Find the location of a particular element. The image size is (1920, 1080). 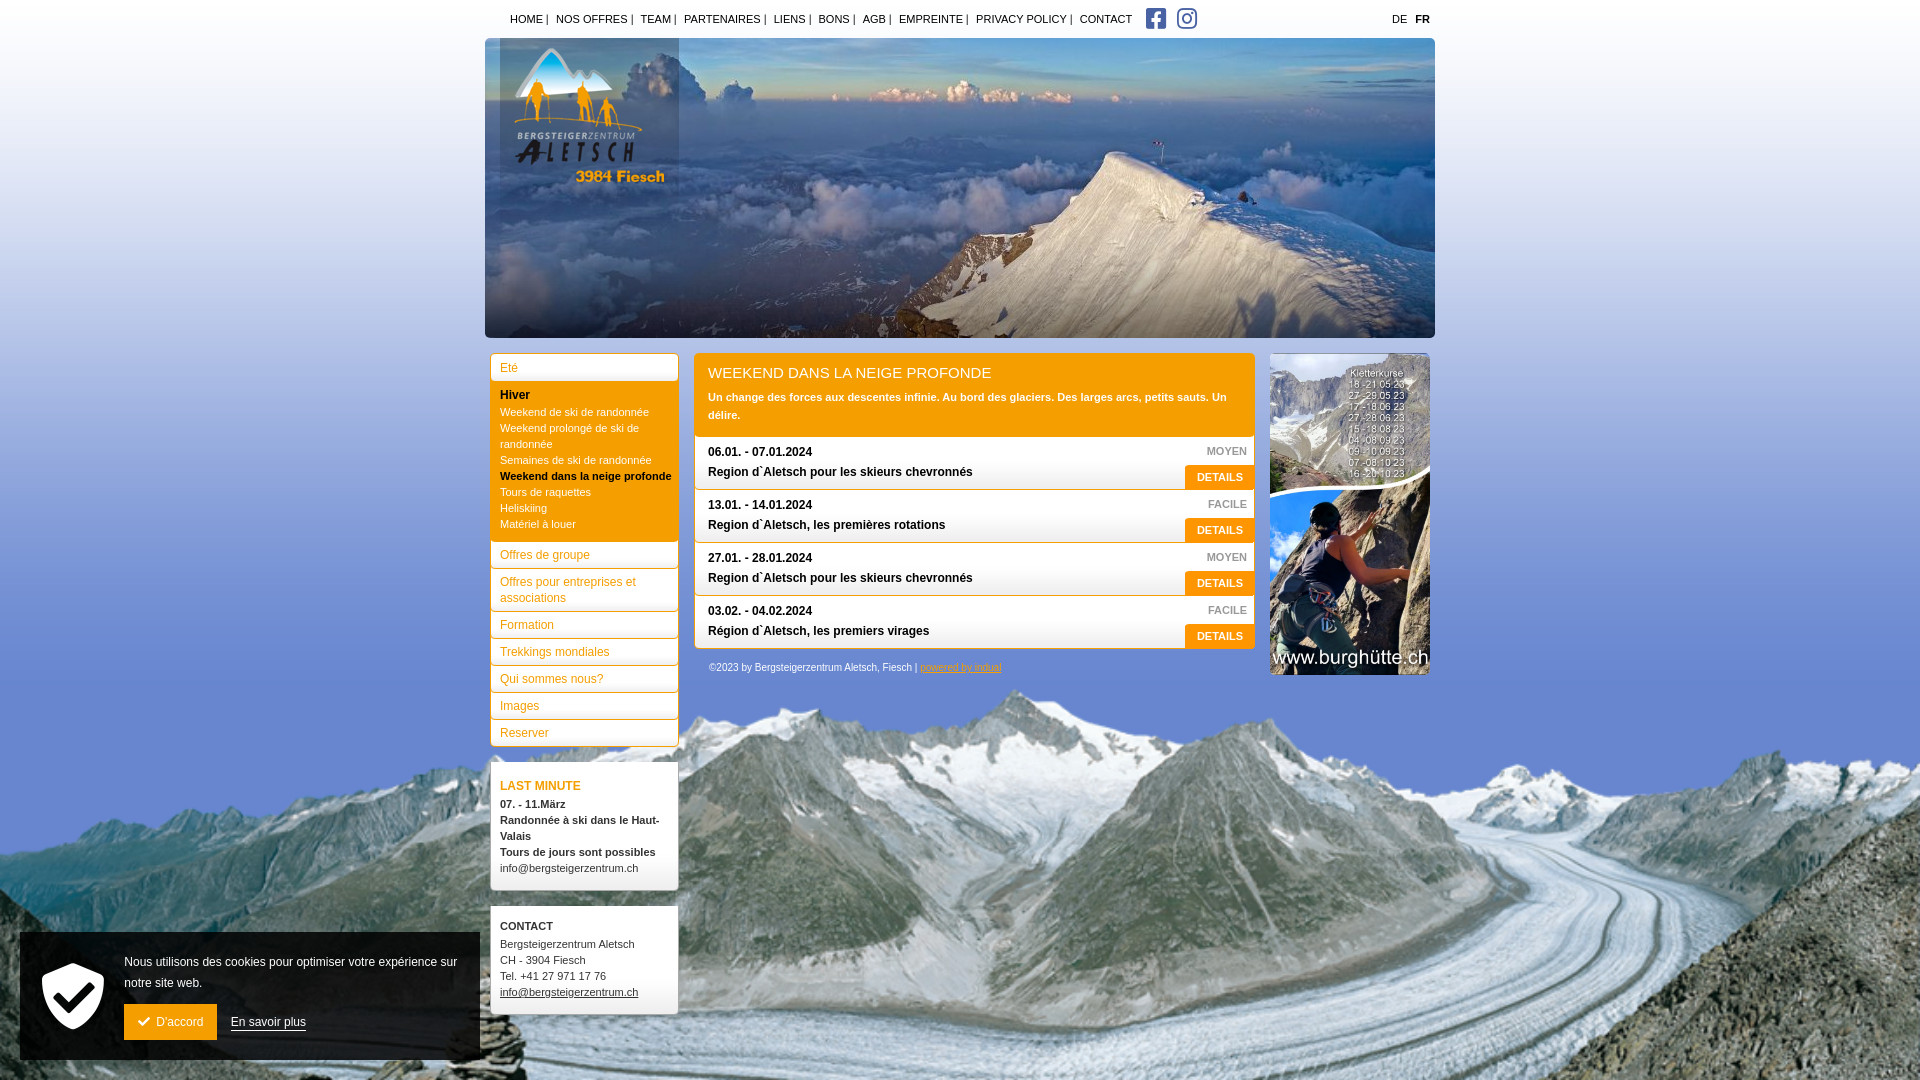

'D'accord' is located at coordinates (170, 1022).